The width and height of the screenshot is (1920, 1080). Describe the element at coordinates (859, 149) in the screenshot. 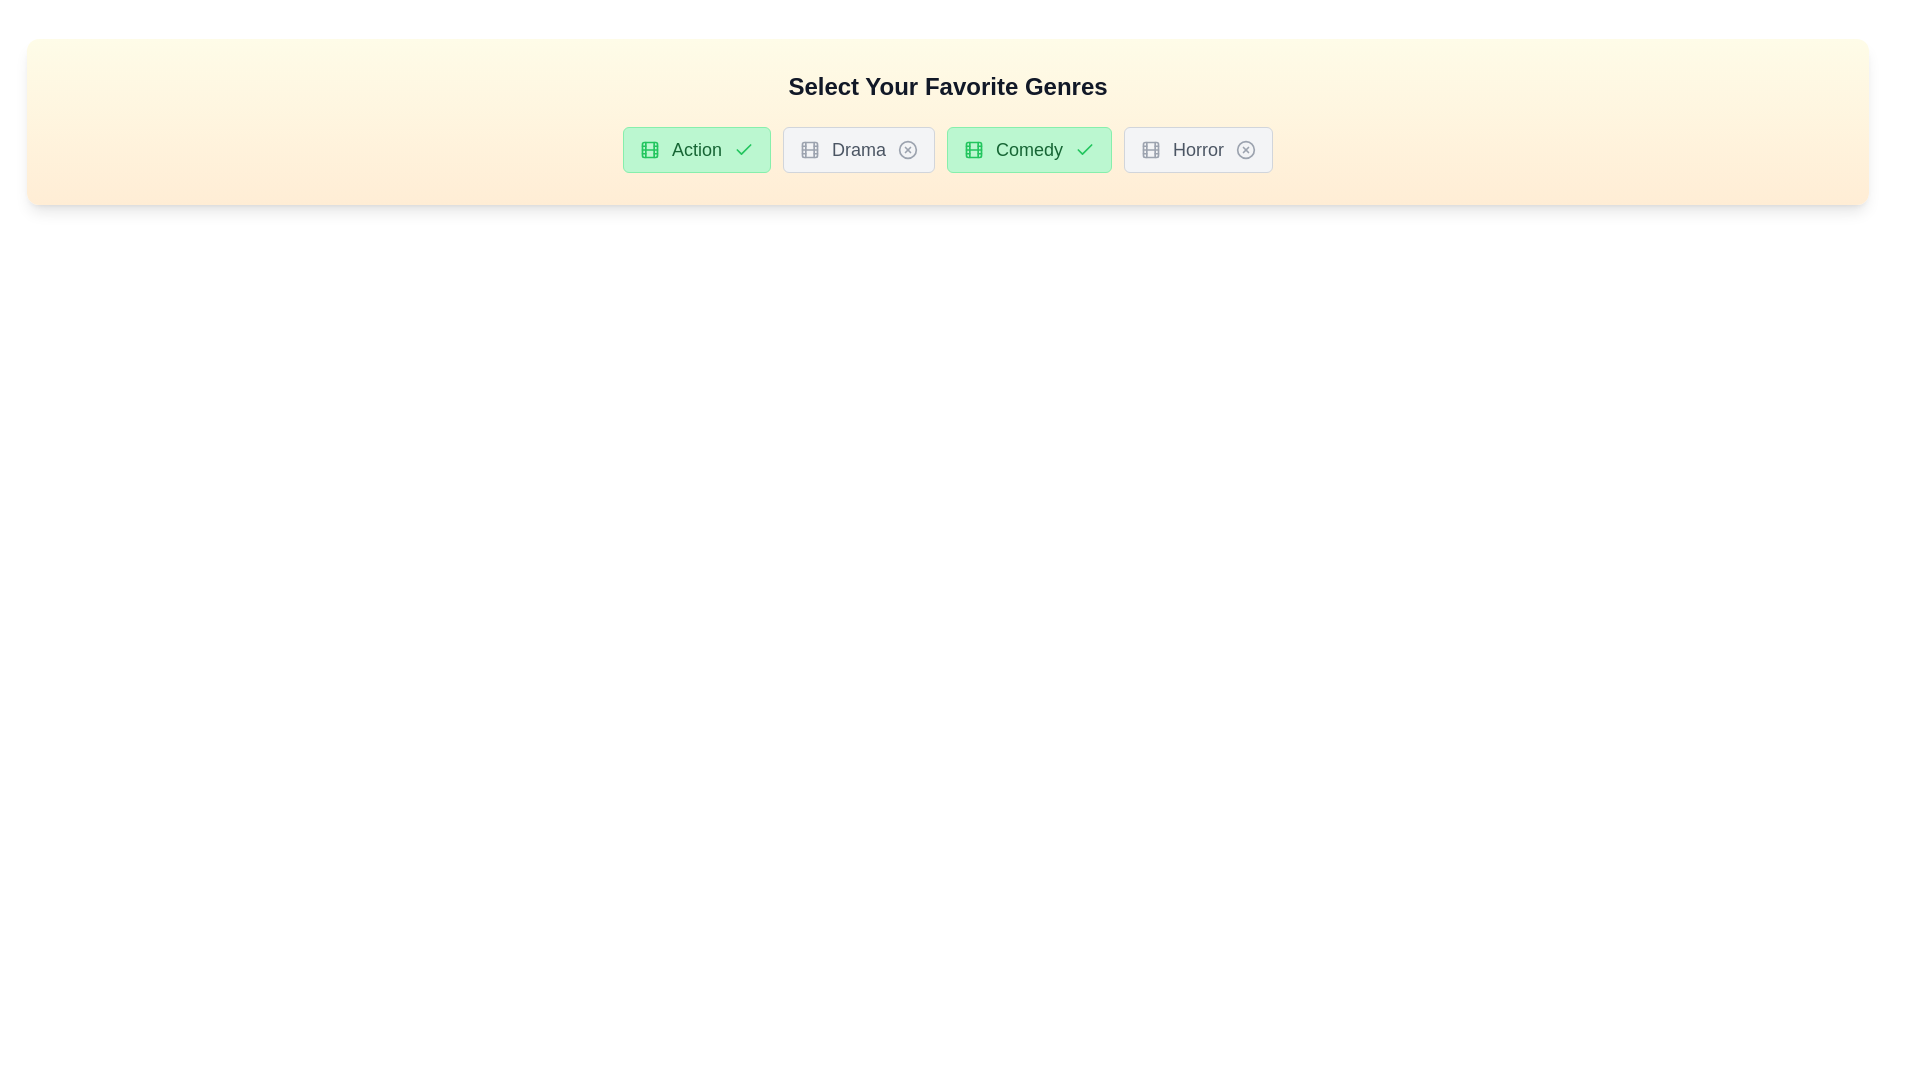

I see `the genre Drama` at that location.